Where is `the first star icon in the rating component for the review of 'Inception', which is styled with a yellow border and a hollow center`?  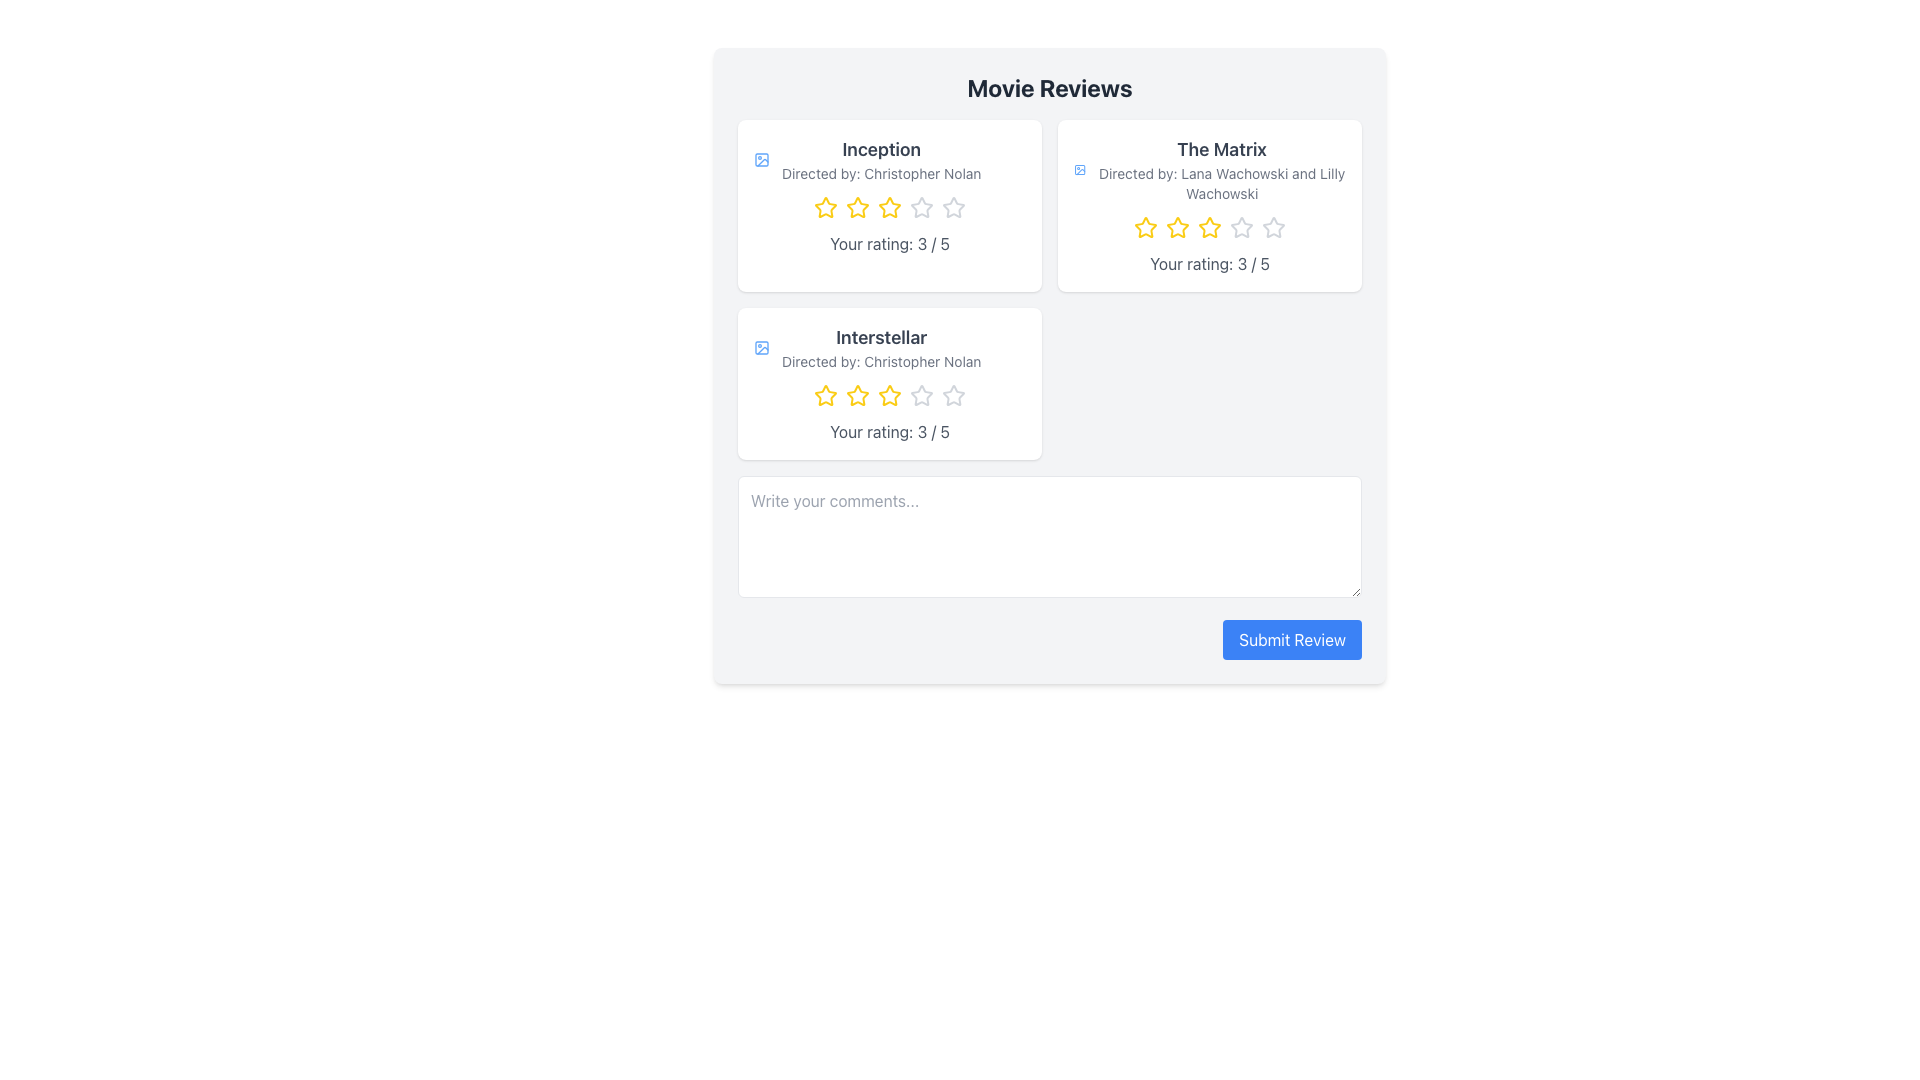 the first star icon in the rating component for the review of 'Inception', which is styled with a yellow border and a hollow center is located at coordinates (825, 207).